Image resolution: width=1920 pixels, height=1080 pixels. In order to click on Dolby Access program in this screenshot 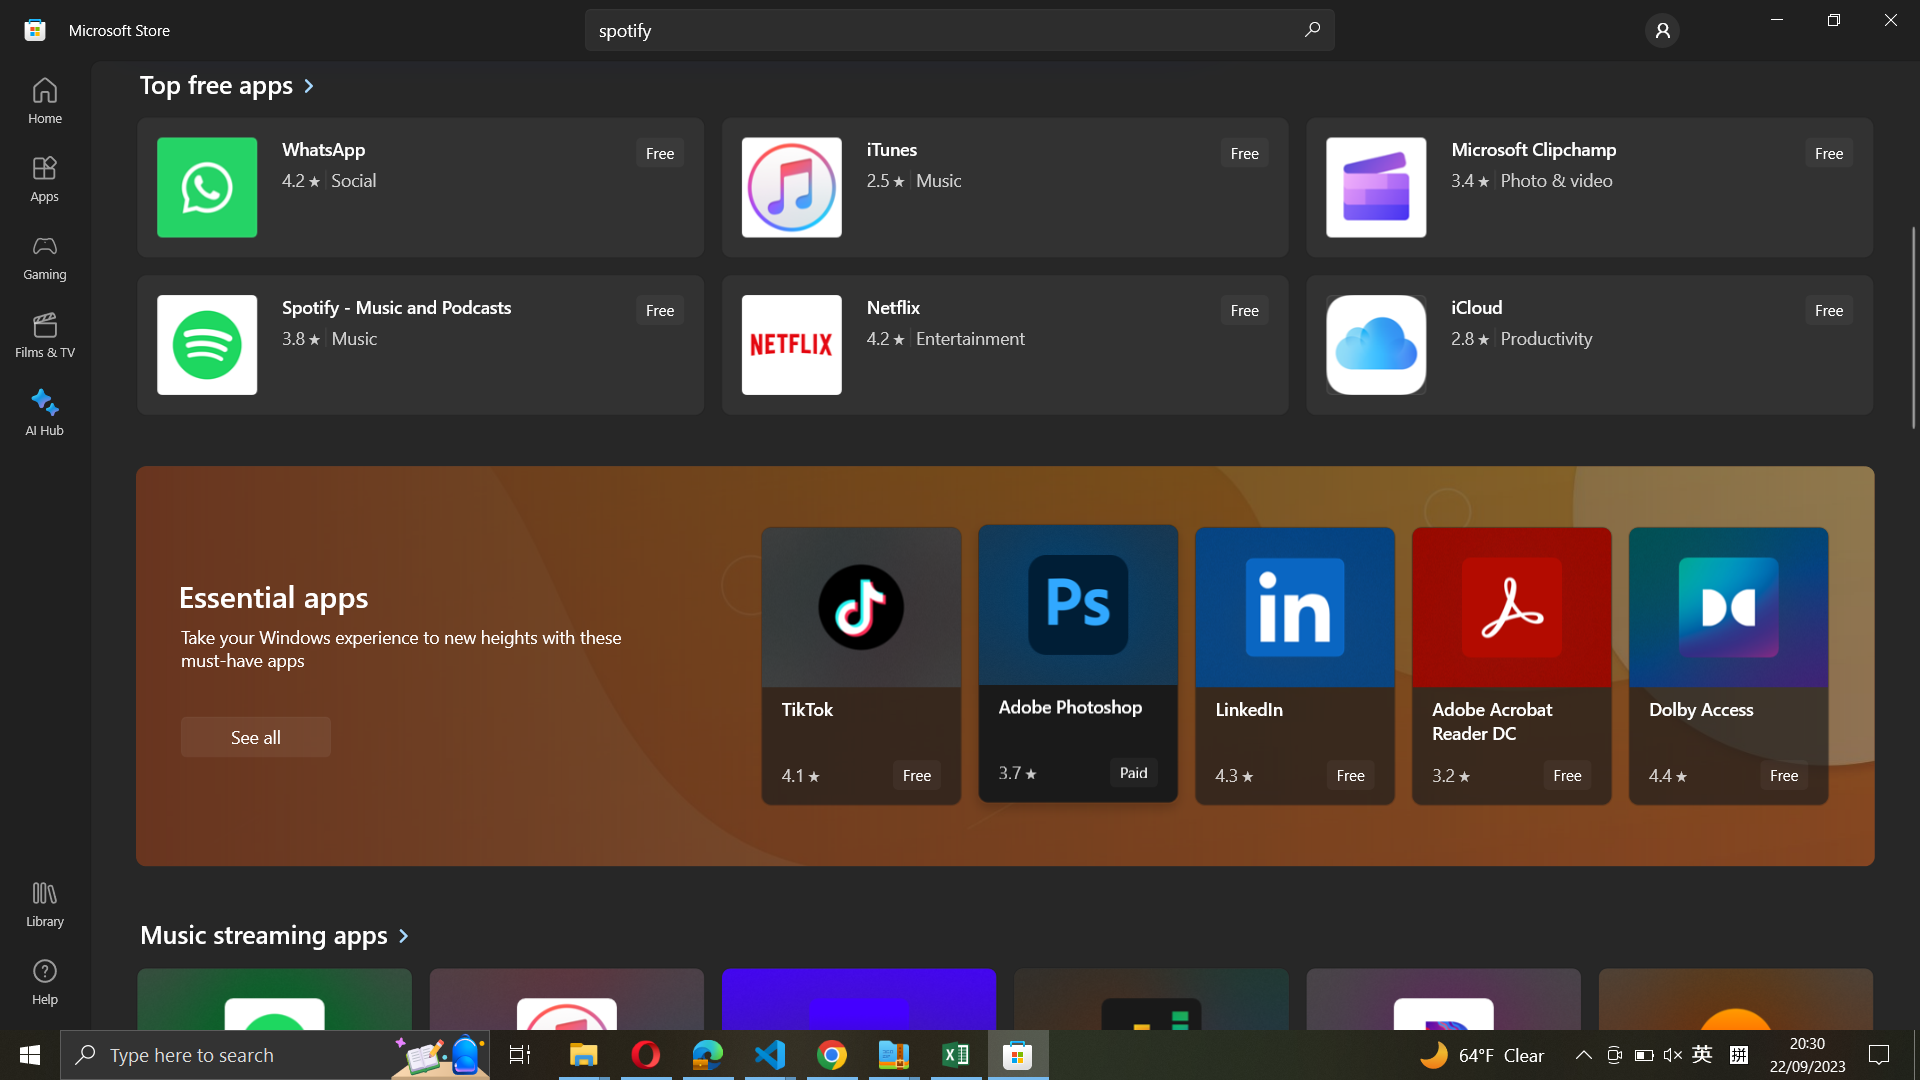, I will do `click(1727, 666)`.